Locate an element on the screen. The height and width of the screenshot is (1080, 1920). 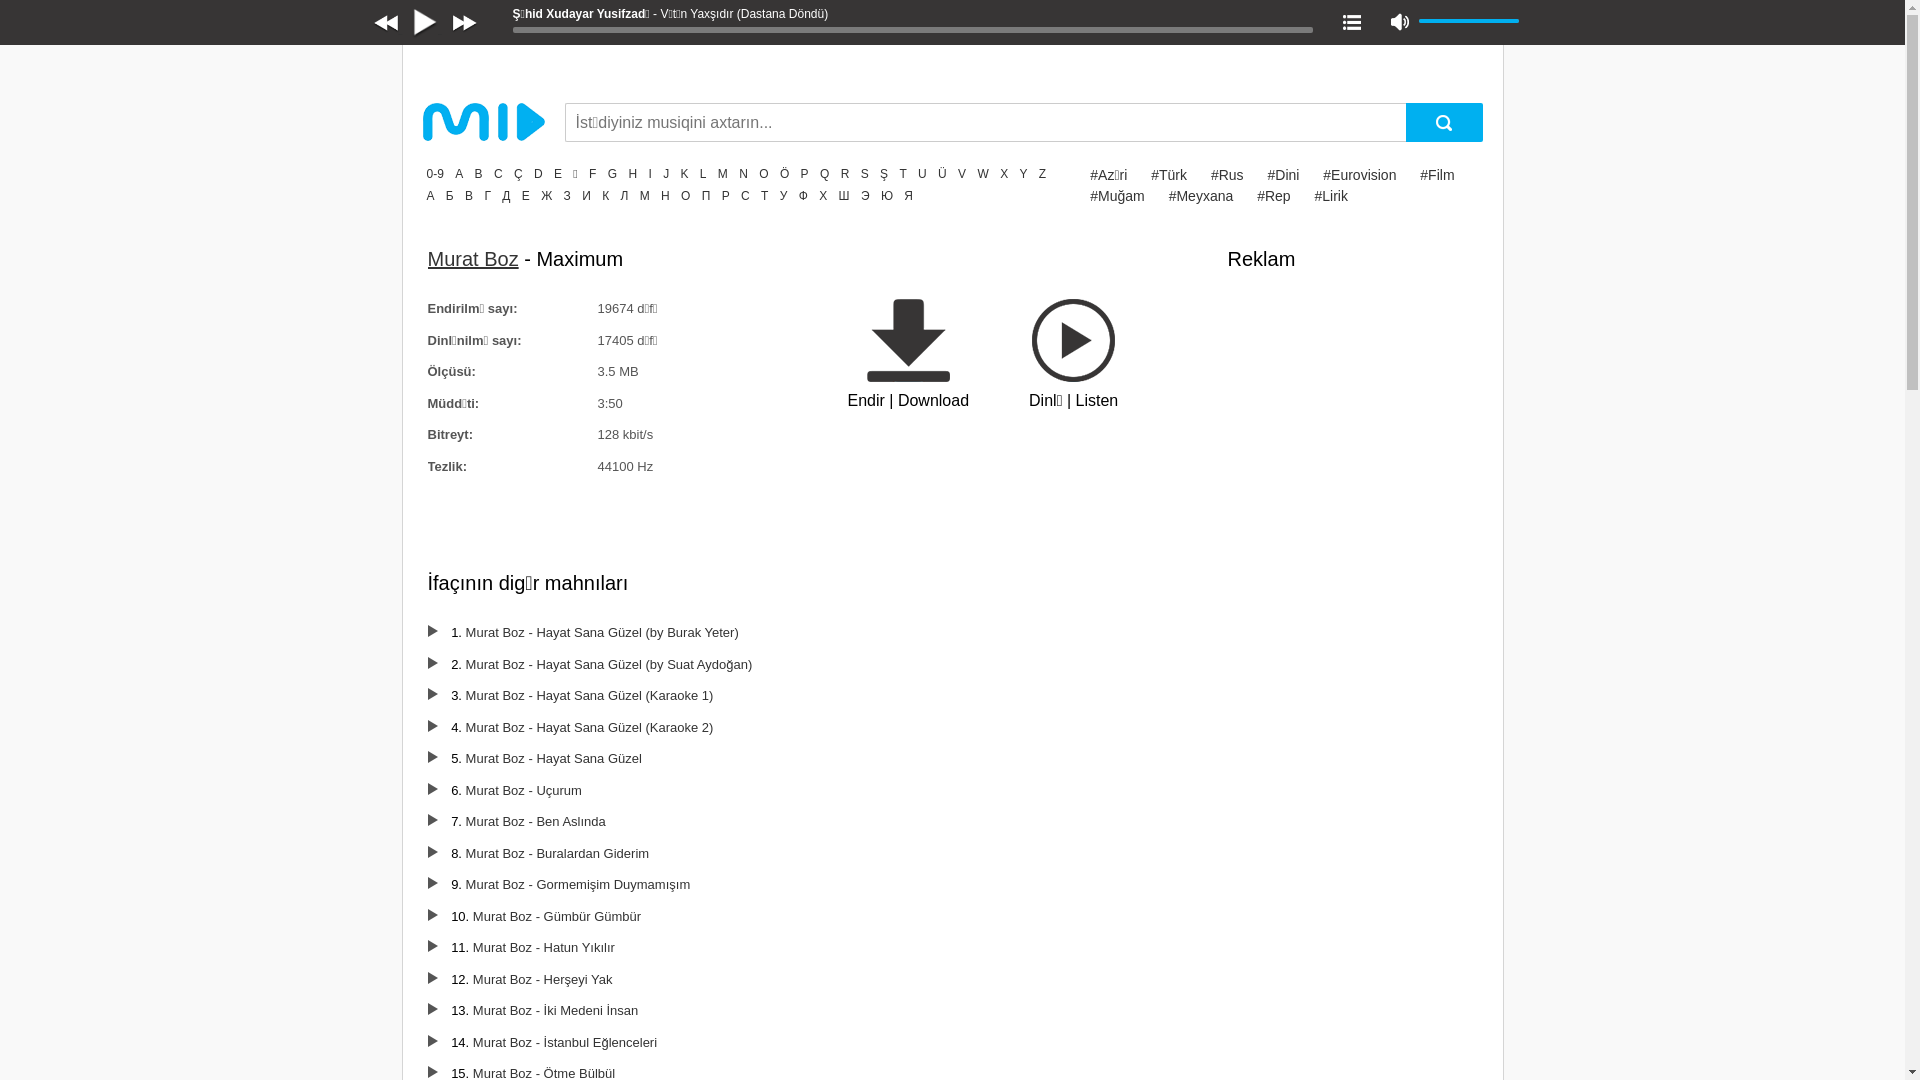
'S' is located at coordinates (860, 172).